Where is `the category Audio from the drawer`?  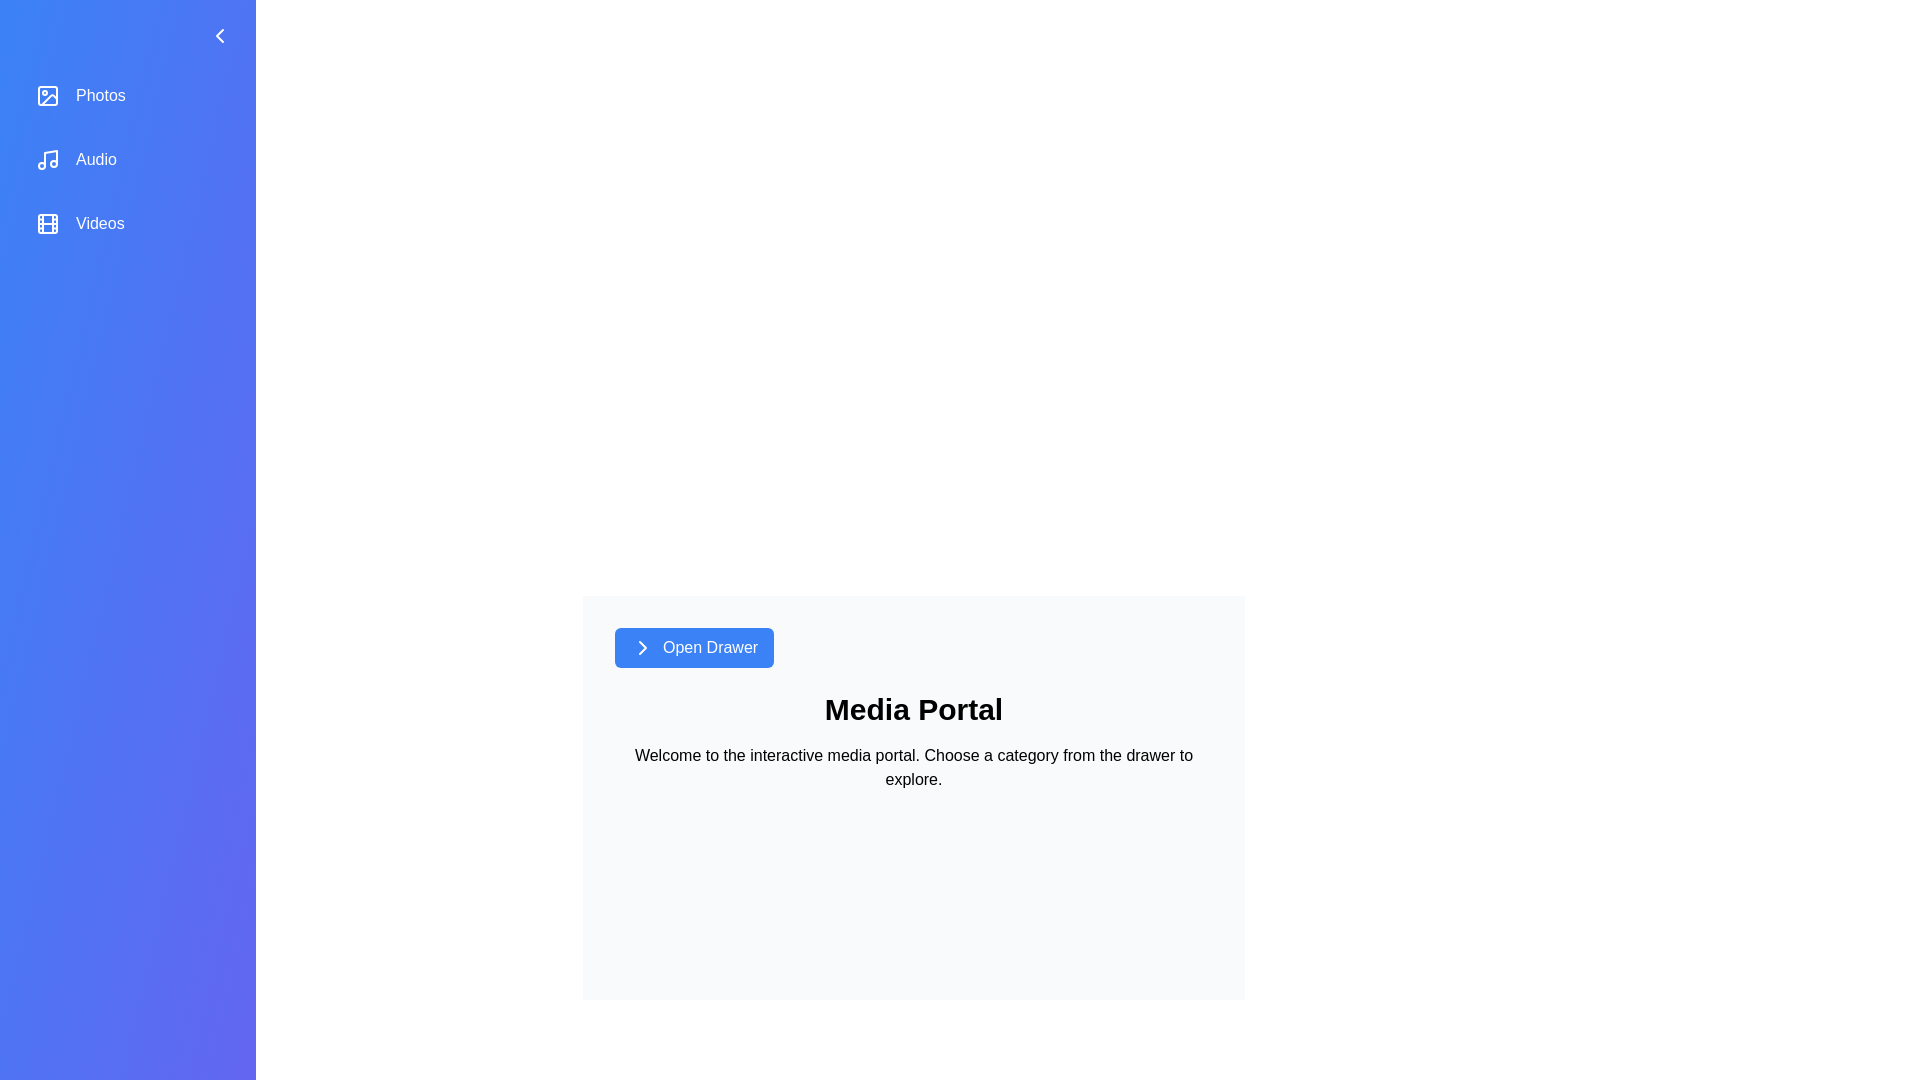
the category Audio from the drawer is located at coordinates (127, 158).